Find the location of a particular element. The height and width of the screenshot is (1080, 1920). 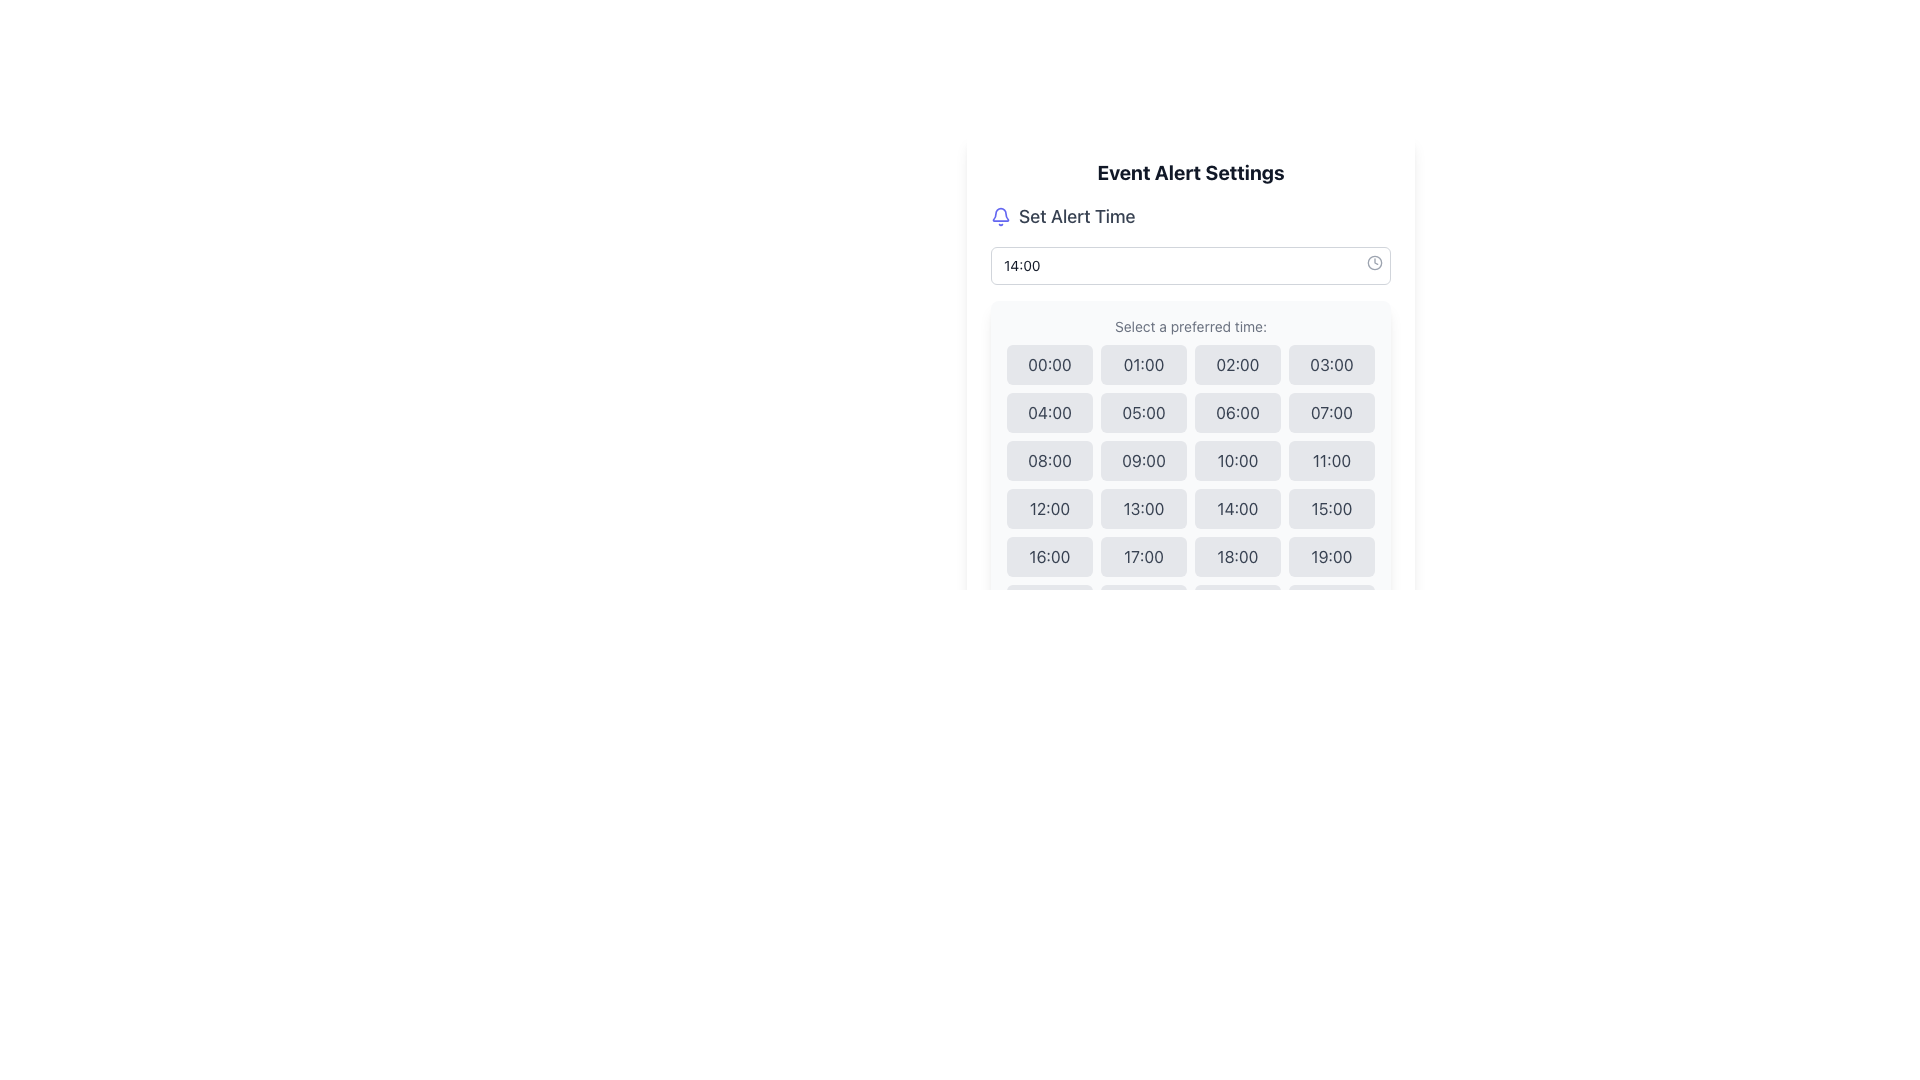

the interactive button for selecting the time '11:00', which is located in the third row and fourth column of a 6x4 grid layout of time buttons is located at coordinates (1331, 461).